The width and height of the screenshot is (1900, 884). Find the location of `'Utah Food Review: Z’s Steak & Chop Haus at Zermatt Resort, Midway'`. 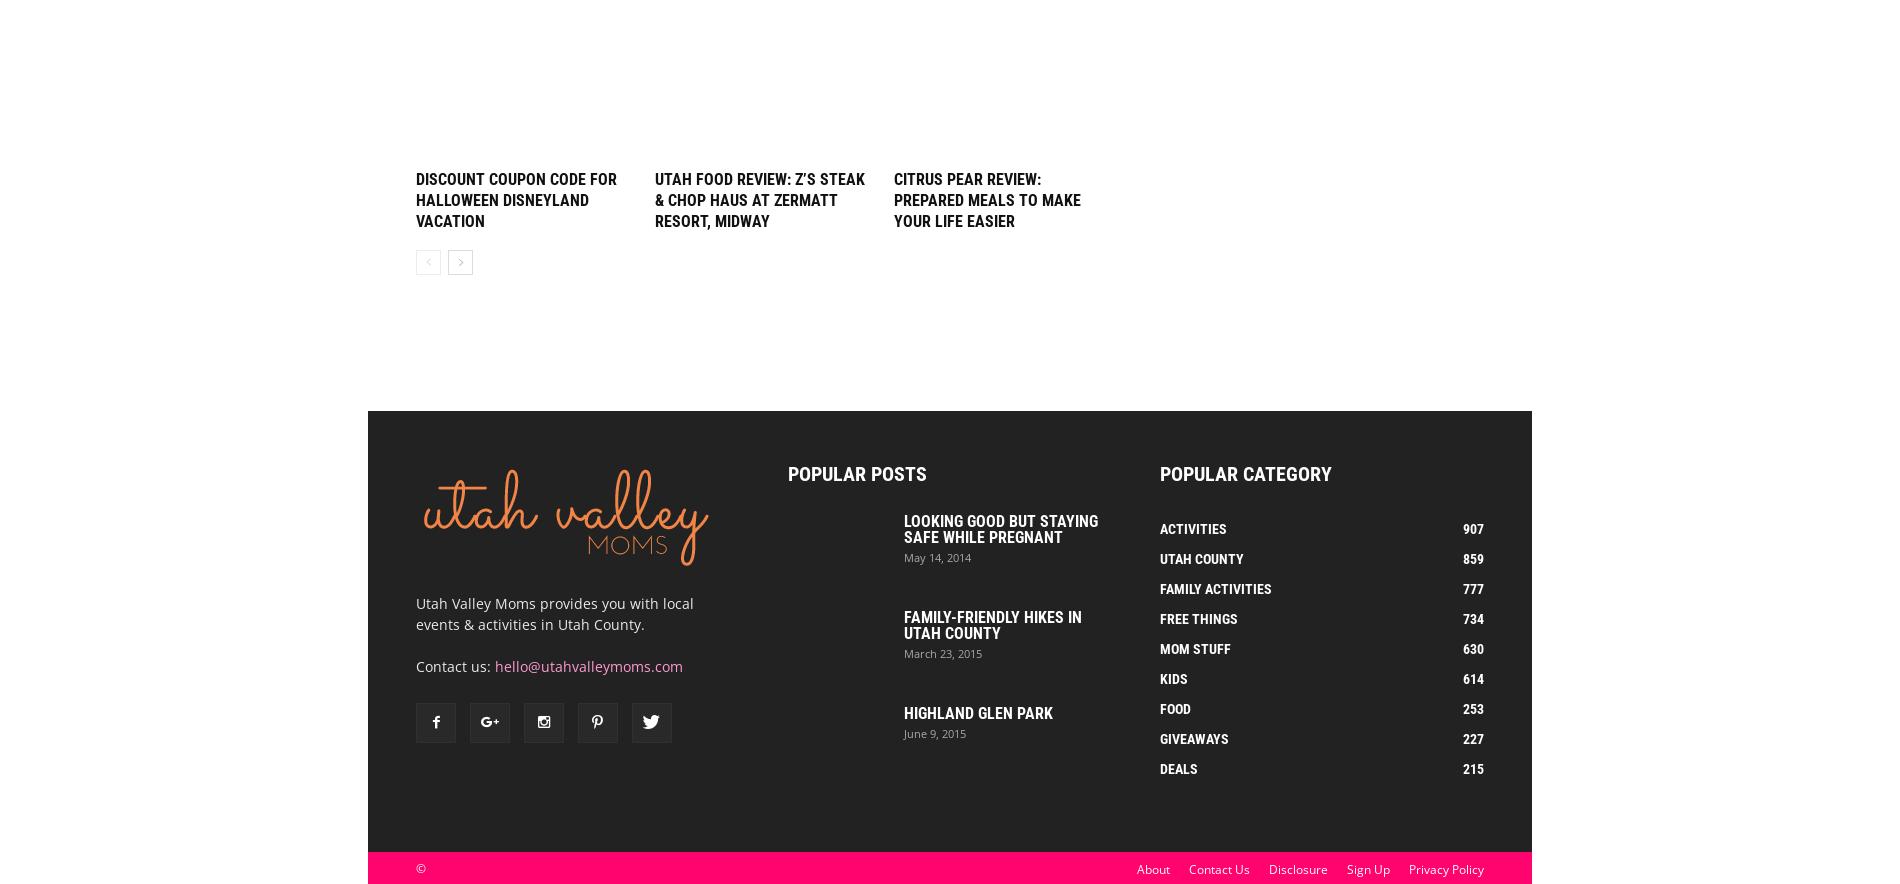

'Utah Food Review: Z’s Steak & Chop Haus at Zermatt Resort, Midway' is located at coordinates (759, 199).